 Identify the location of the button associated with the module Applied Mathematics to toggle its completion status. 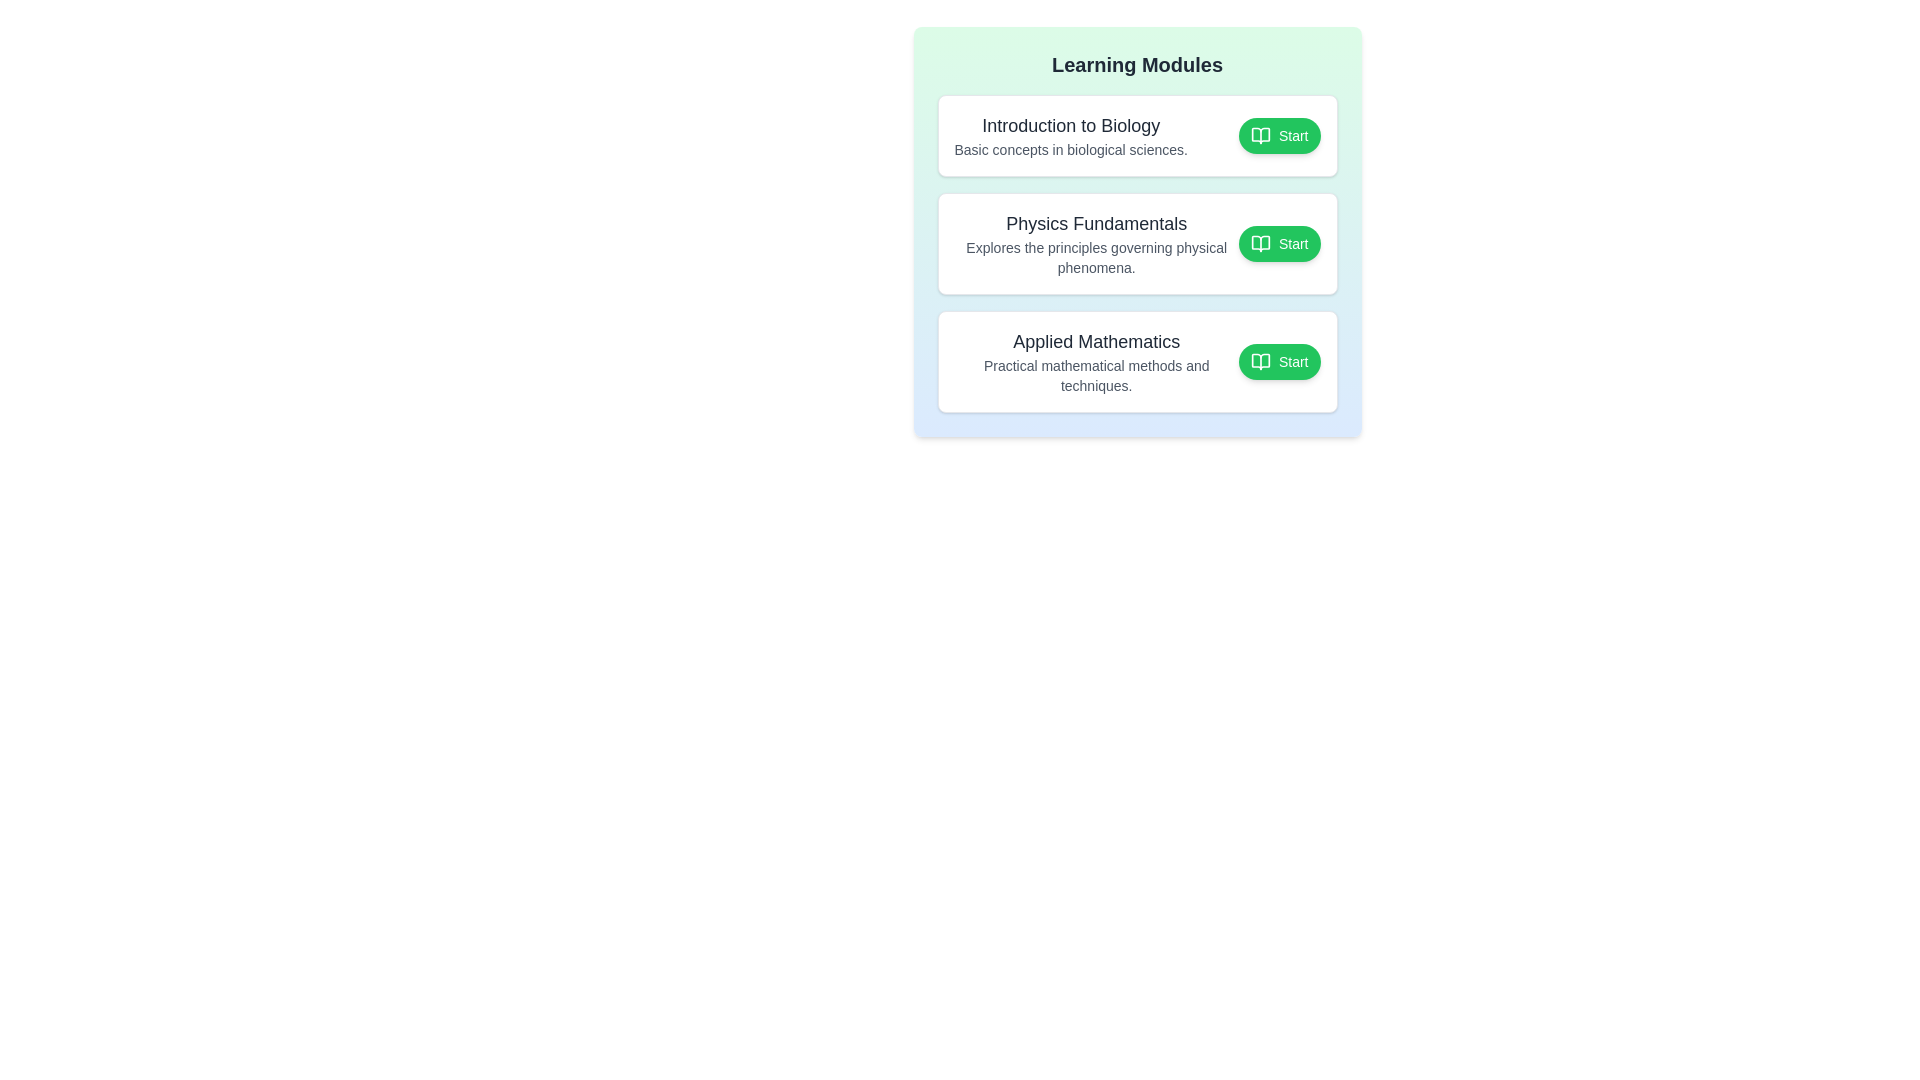
(1278, 362).